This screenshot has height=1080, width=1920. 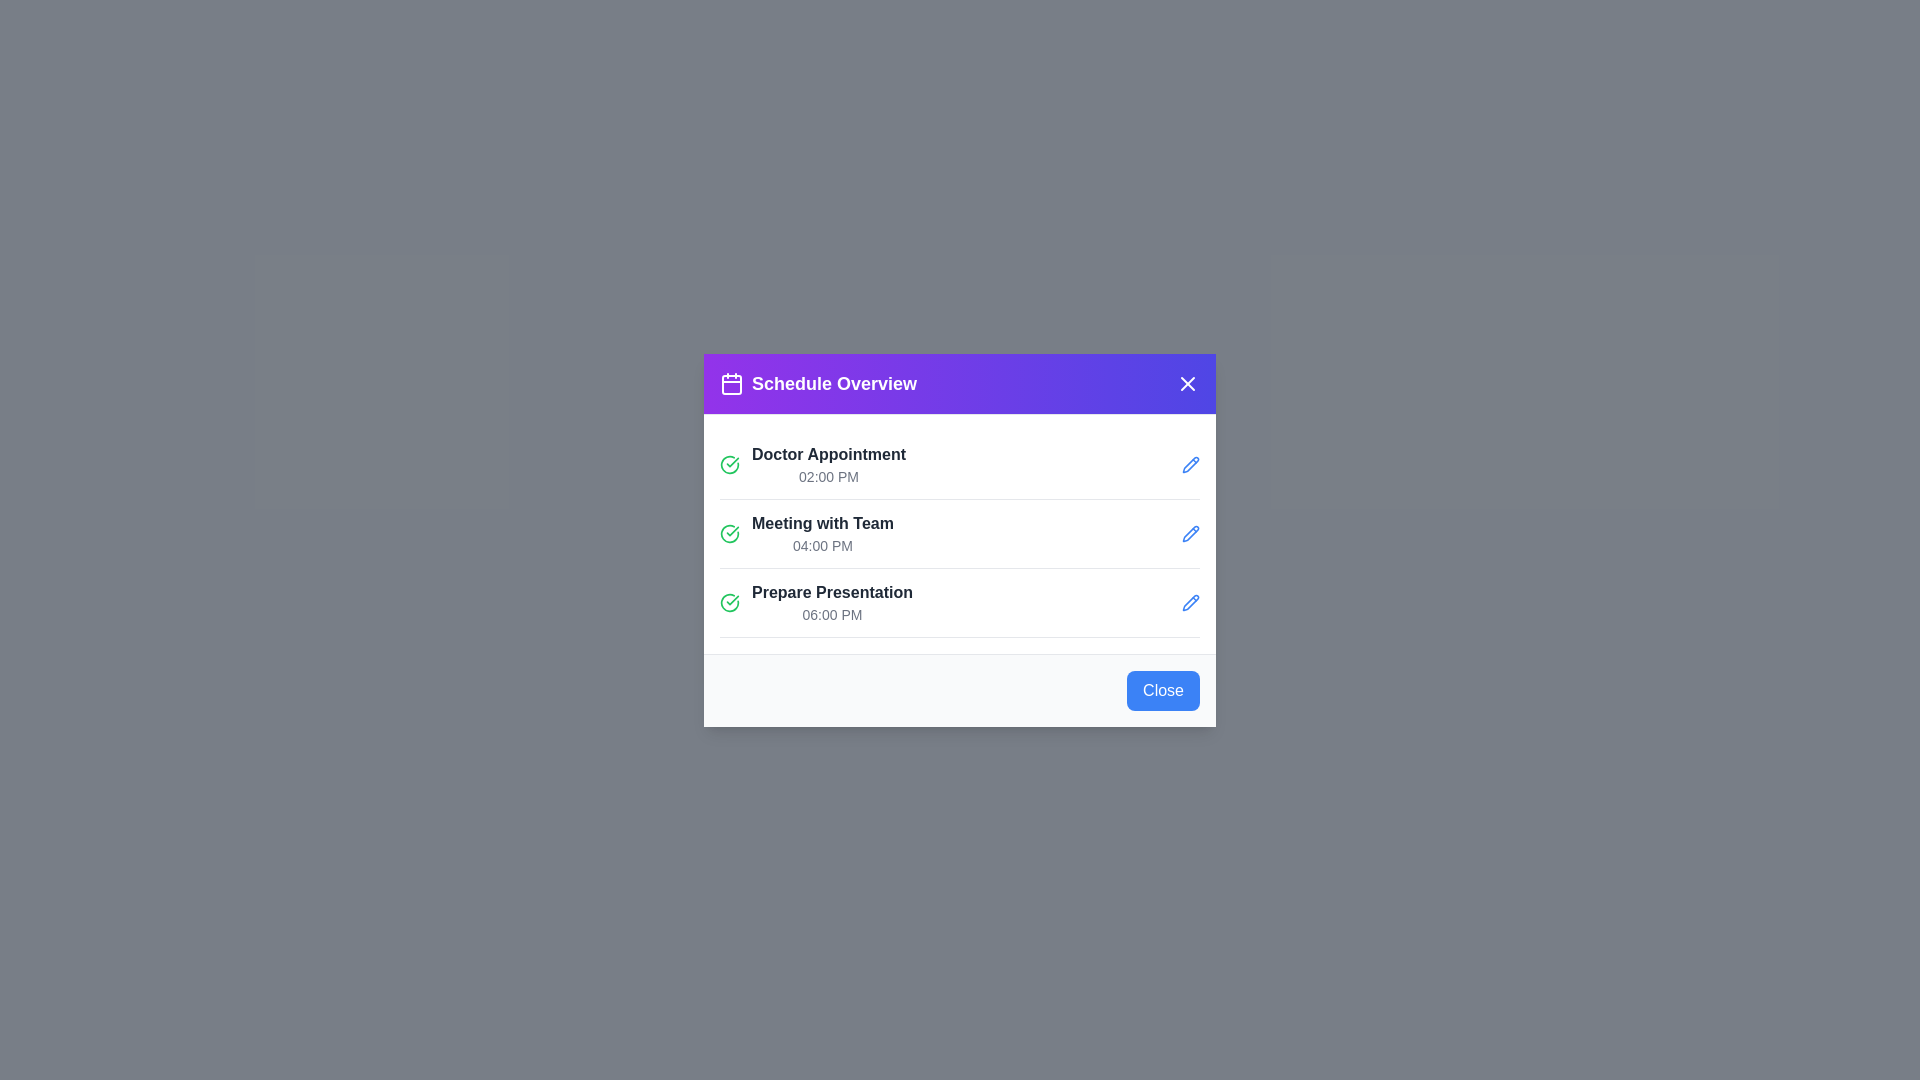 I want to click on the first list item in the schedule overview, so click(x=813, y=464).